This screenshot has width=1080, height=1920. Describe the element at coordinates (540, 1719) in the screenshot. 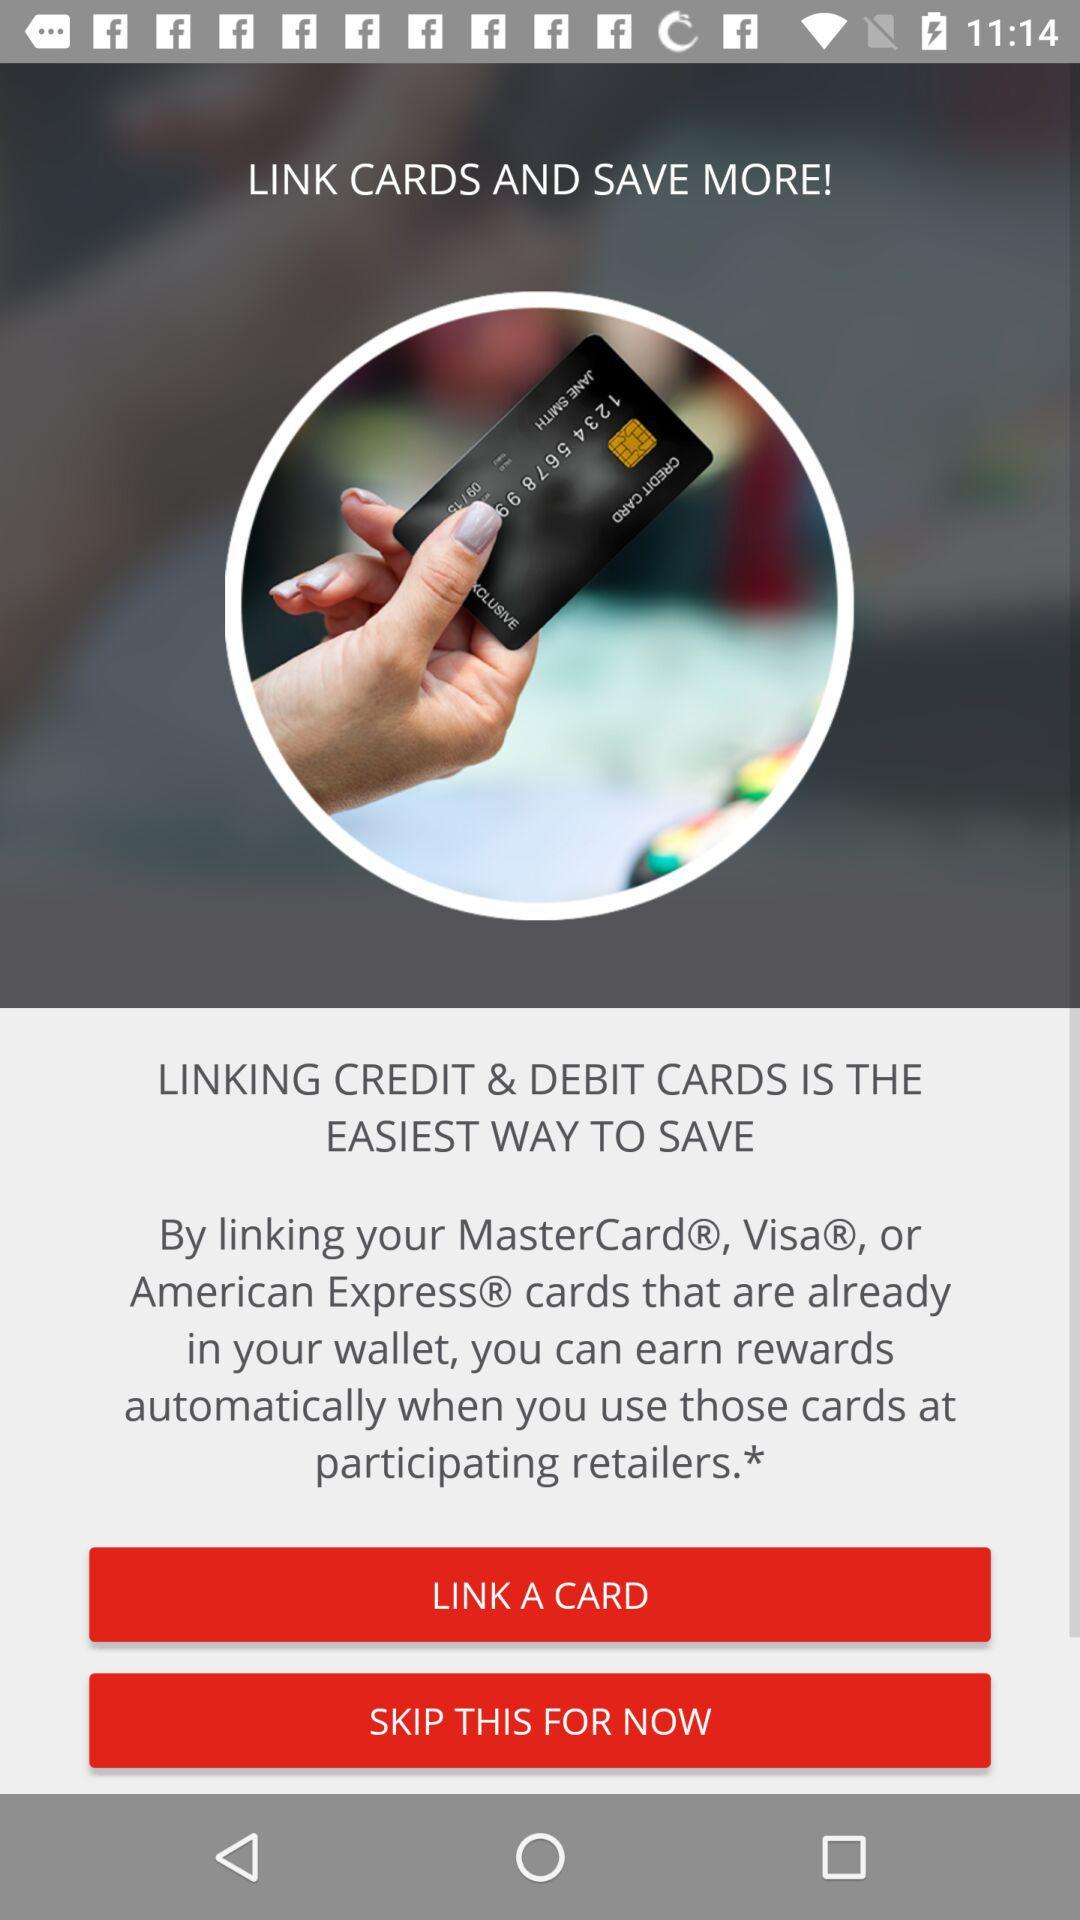

I see `item below the link a card` at that location.